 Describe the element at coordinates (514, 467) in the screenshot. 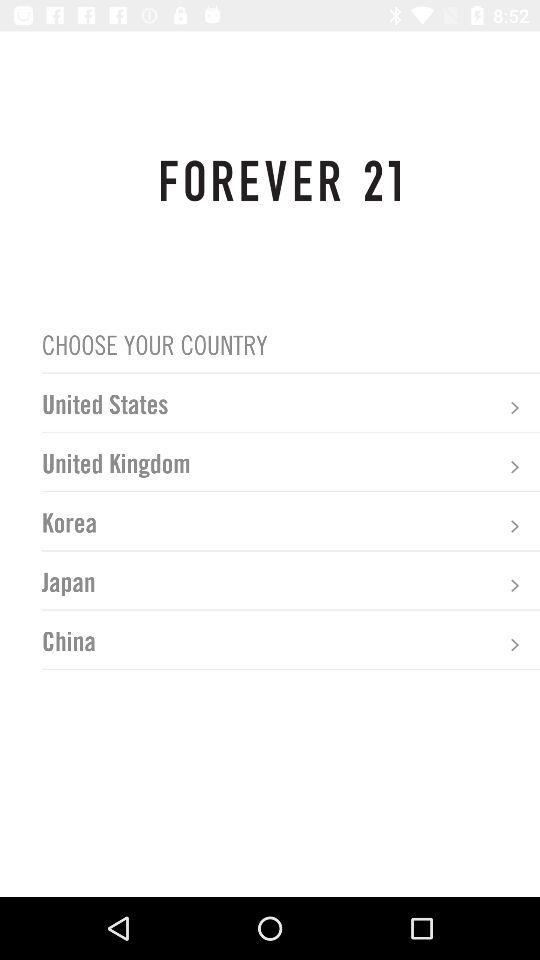

I see `the next button which is beside text united kingdom` at that location.